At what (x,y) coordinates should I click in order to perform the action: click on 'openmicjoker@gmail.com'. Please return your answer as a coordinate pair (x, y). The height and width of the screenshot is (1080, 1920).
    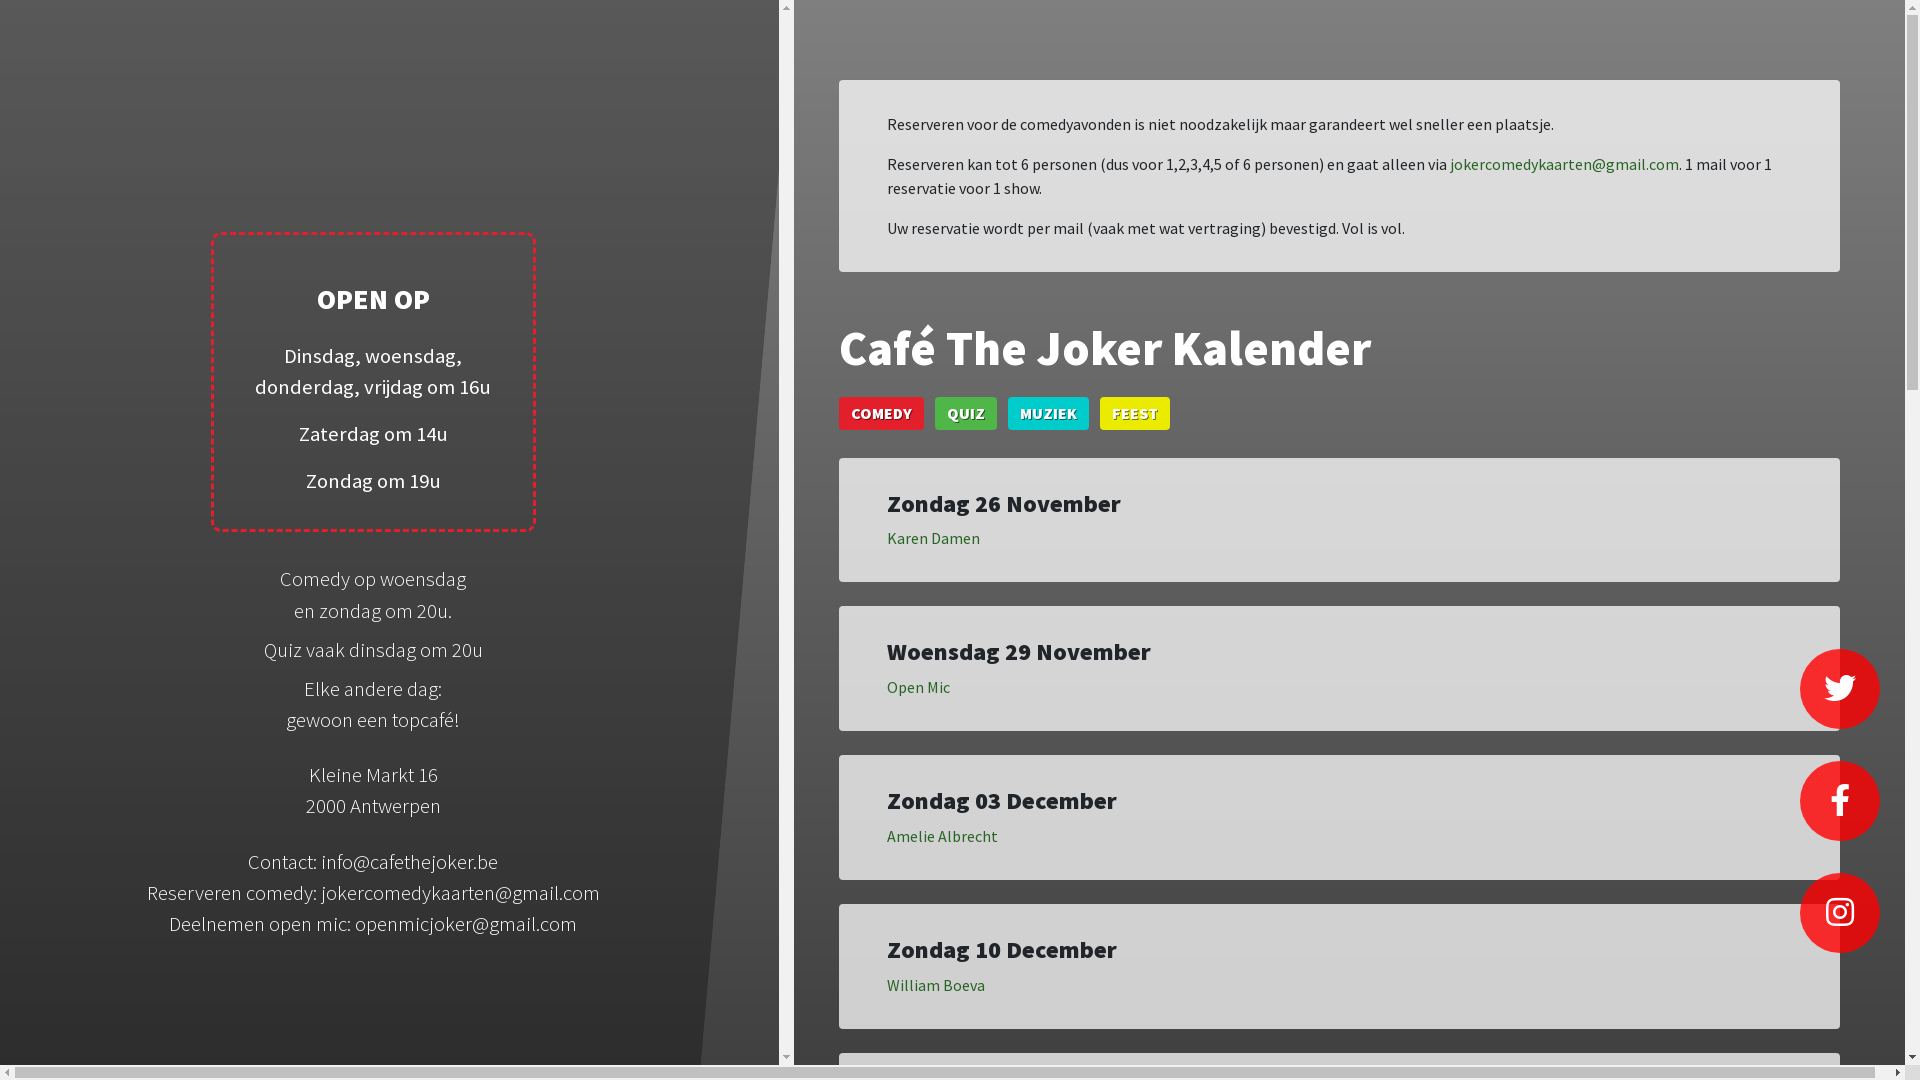
    Looking at the image, I should click on (464, 924).